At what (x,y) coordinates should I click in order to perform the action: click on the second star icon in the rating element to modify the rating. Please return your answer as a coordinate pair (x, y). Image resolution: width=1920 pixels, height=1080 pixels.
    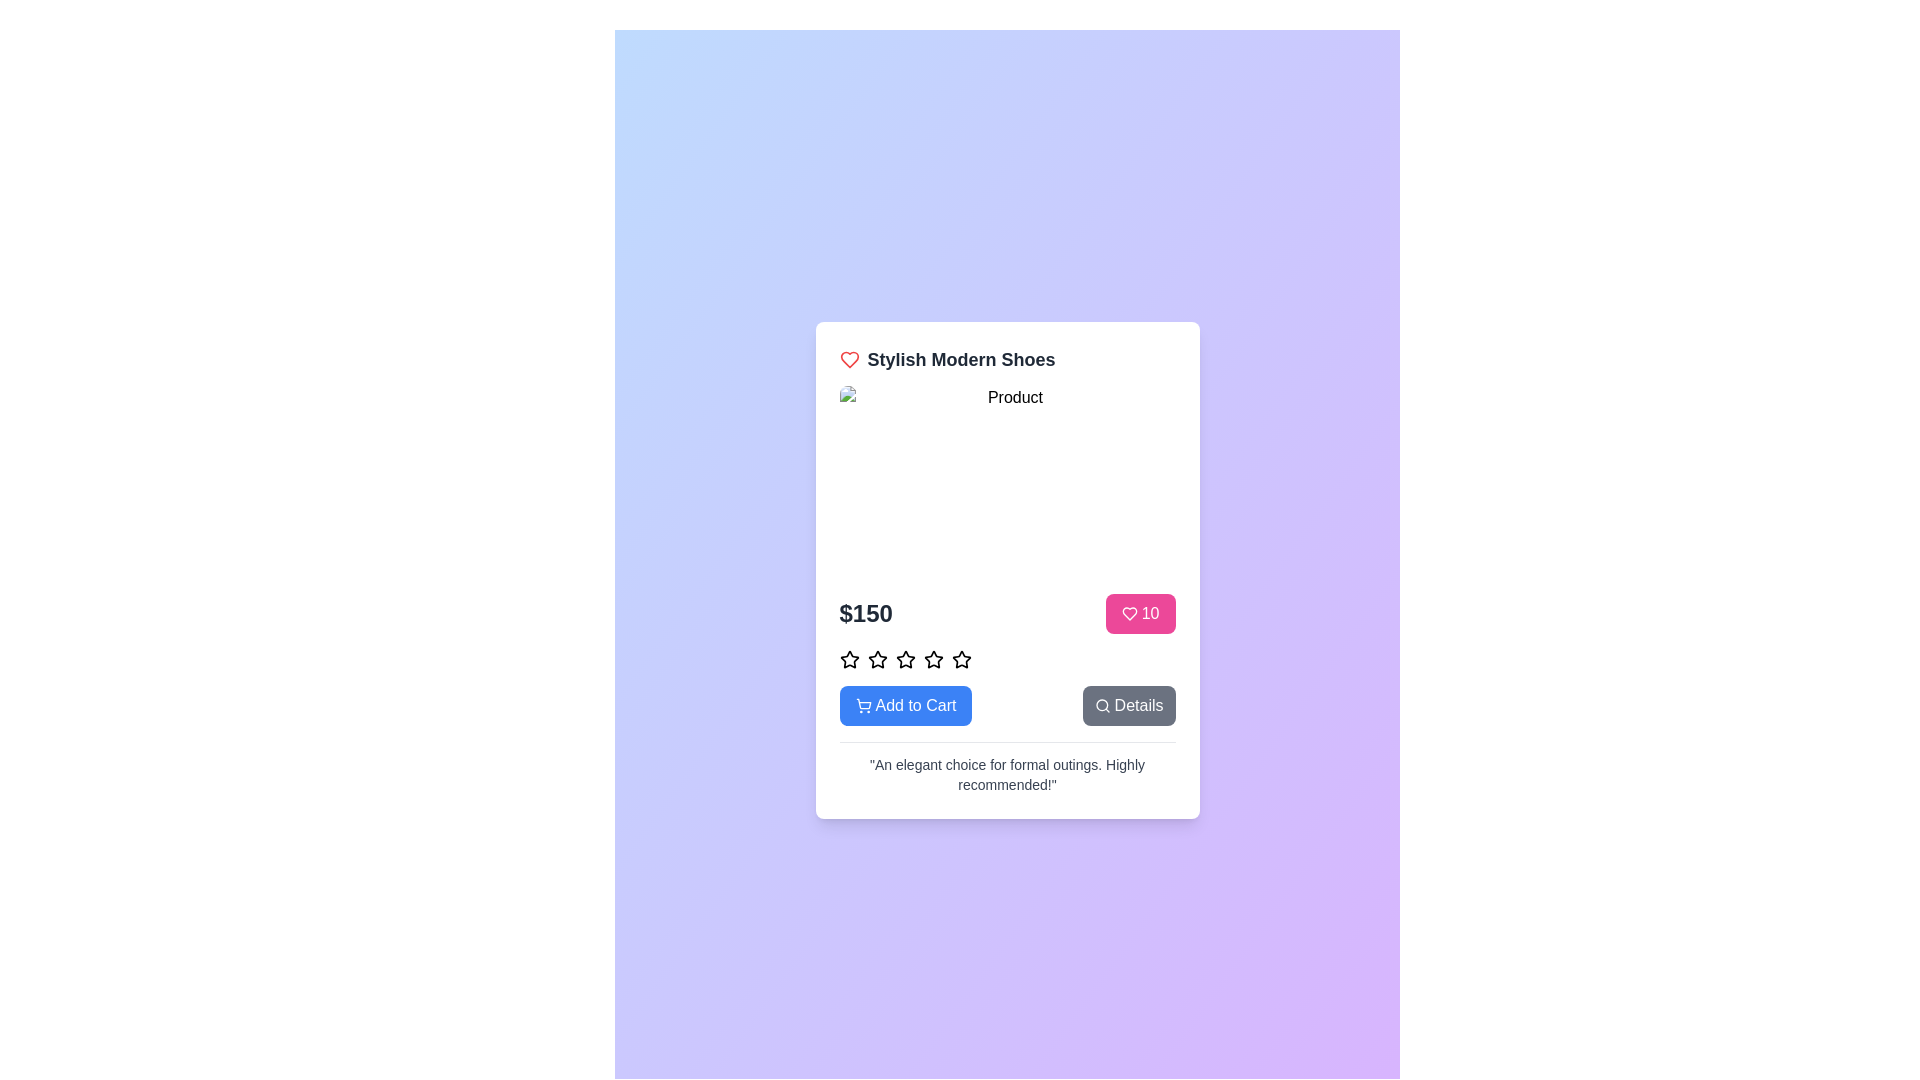
    Looking at the image, I should click on (877, 659).